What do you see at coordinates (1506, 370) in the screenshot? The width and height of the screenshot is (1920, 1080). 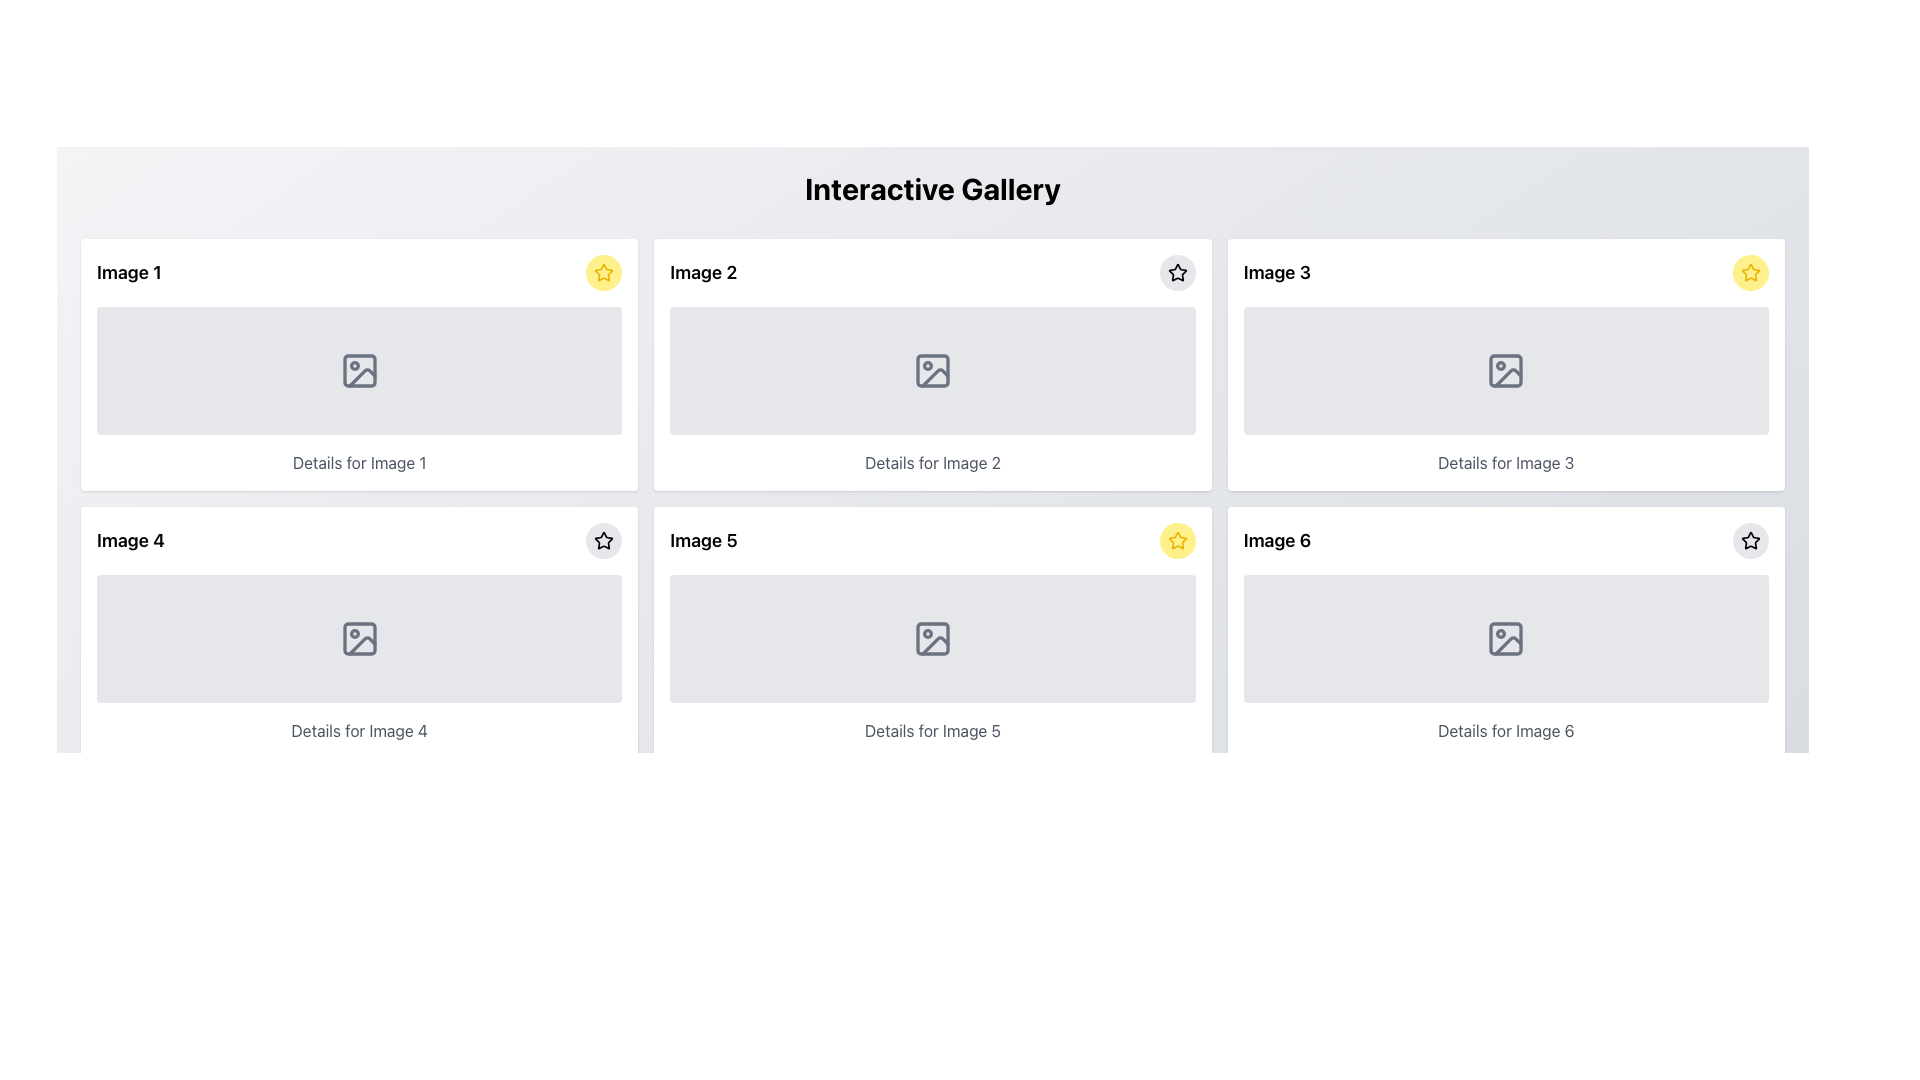 I see `the gray rectangular panel with rounded corners that serves as an image placeholder, located in the card labeled 'Image 3' in the top-right corner of the gallery display` at bounding box center [1506, 370].